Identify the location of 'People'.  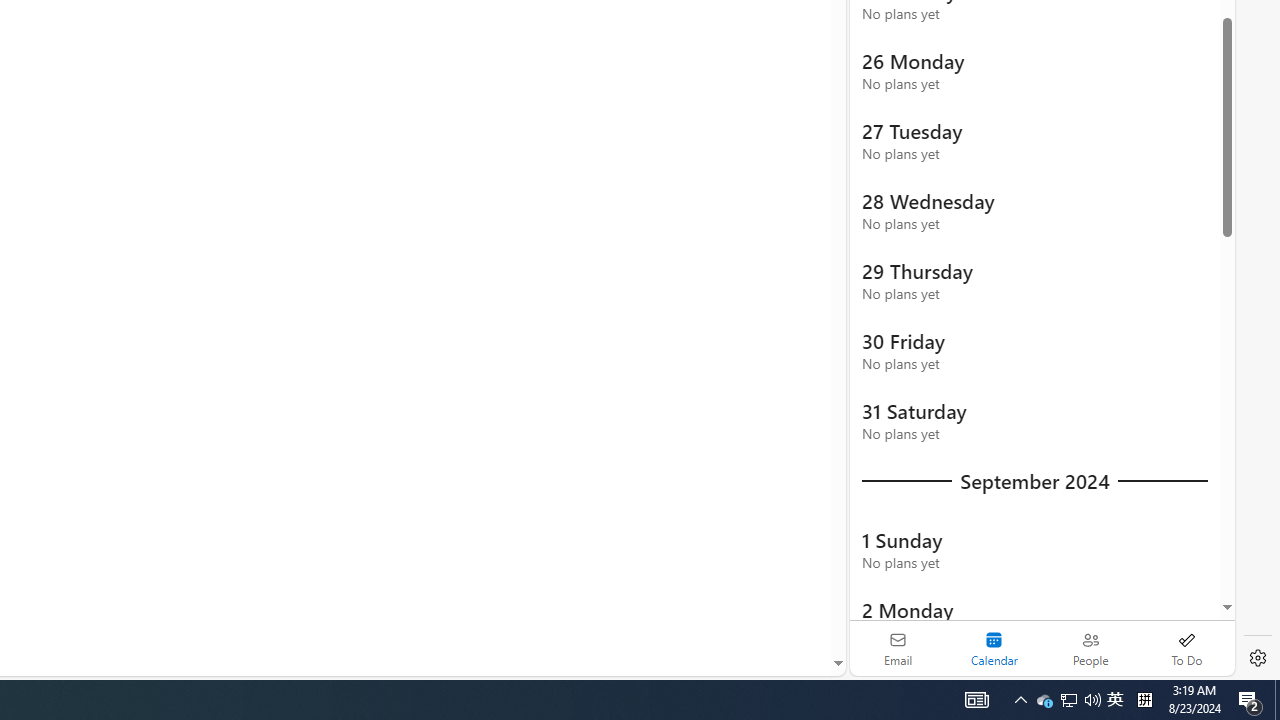
(1089, 648).